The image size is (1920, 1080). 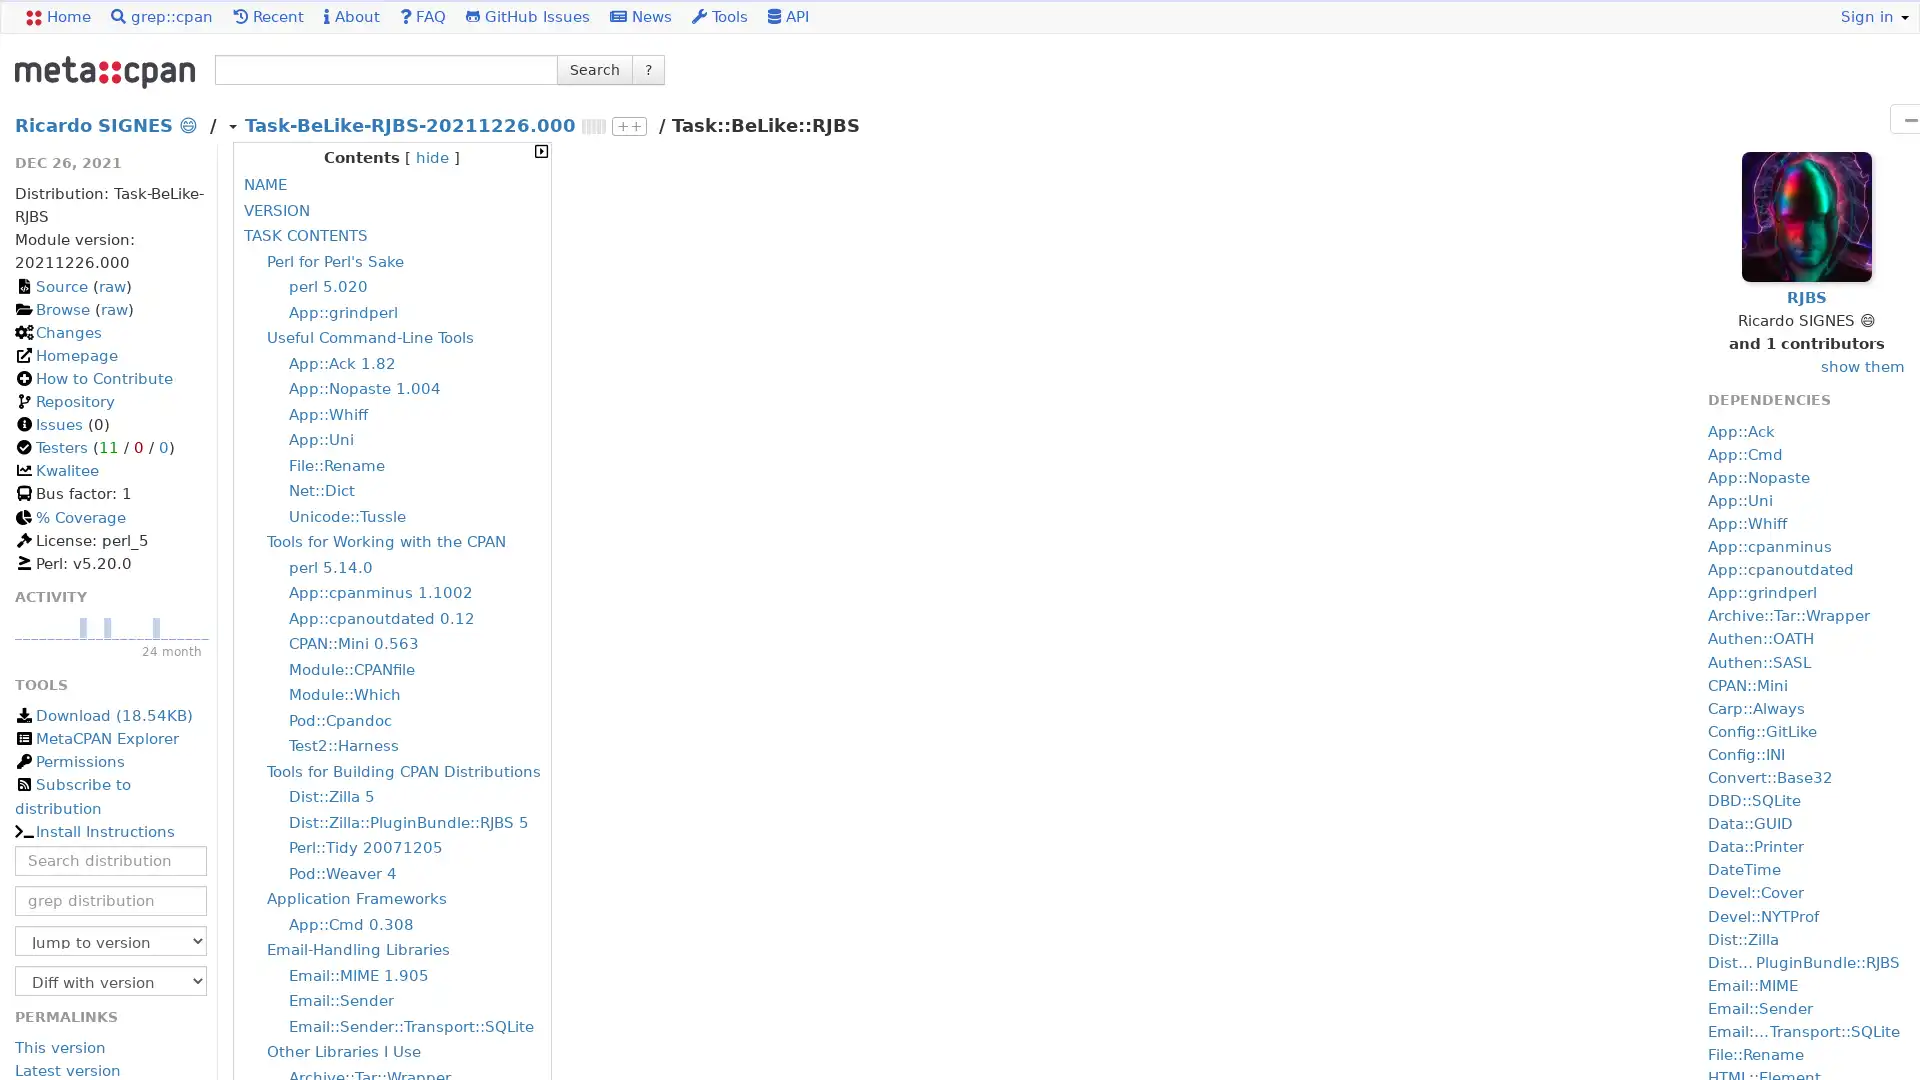 What do you see at coordinates (1861, 367) in the screenshot?
I see `show them` at bounding box center [1861, 367].